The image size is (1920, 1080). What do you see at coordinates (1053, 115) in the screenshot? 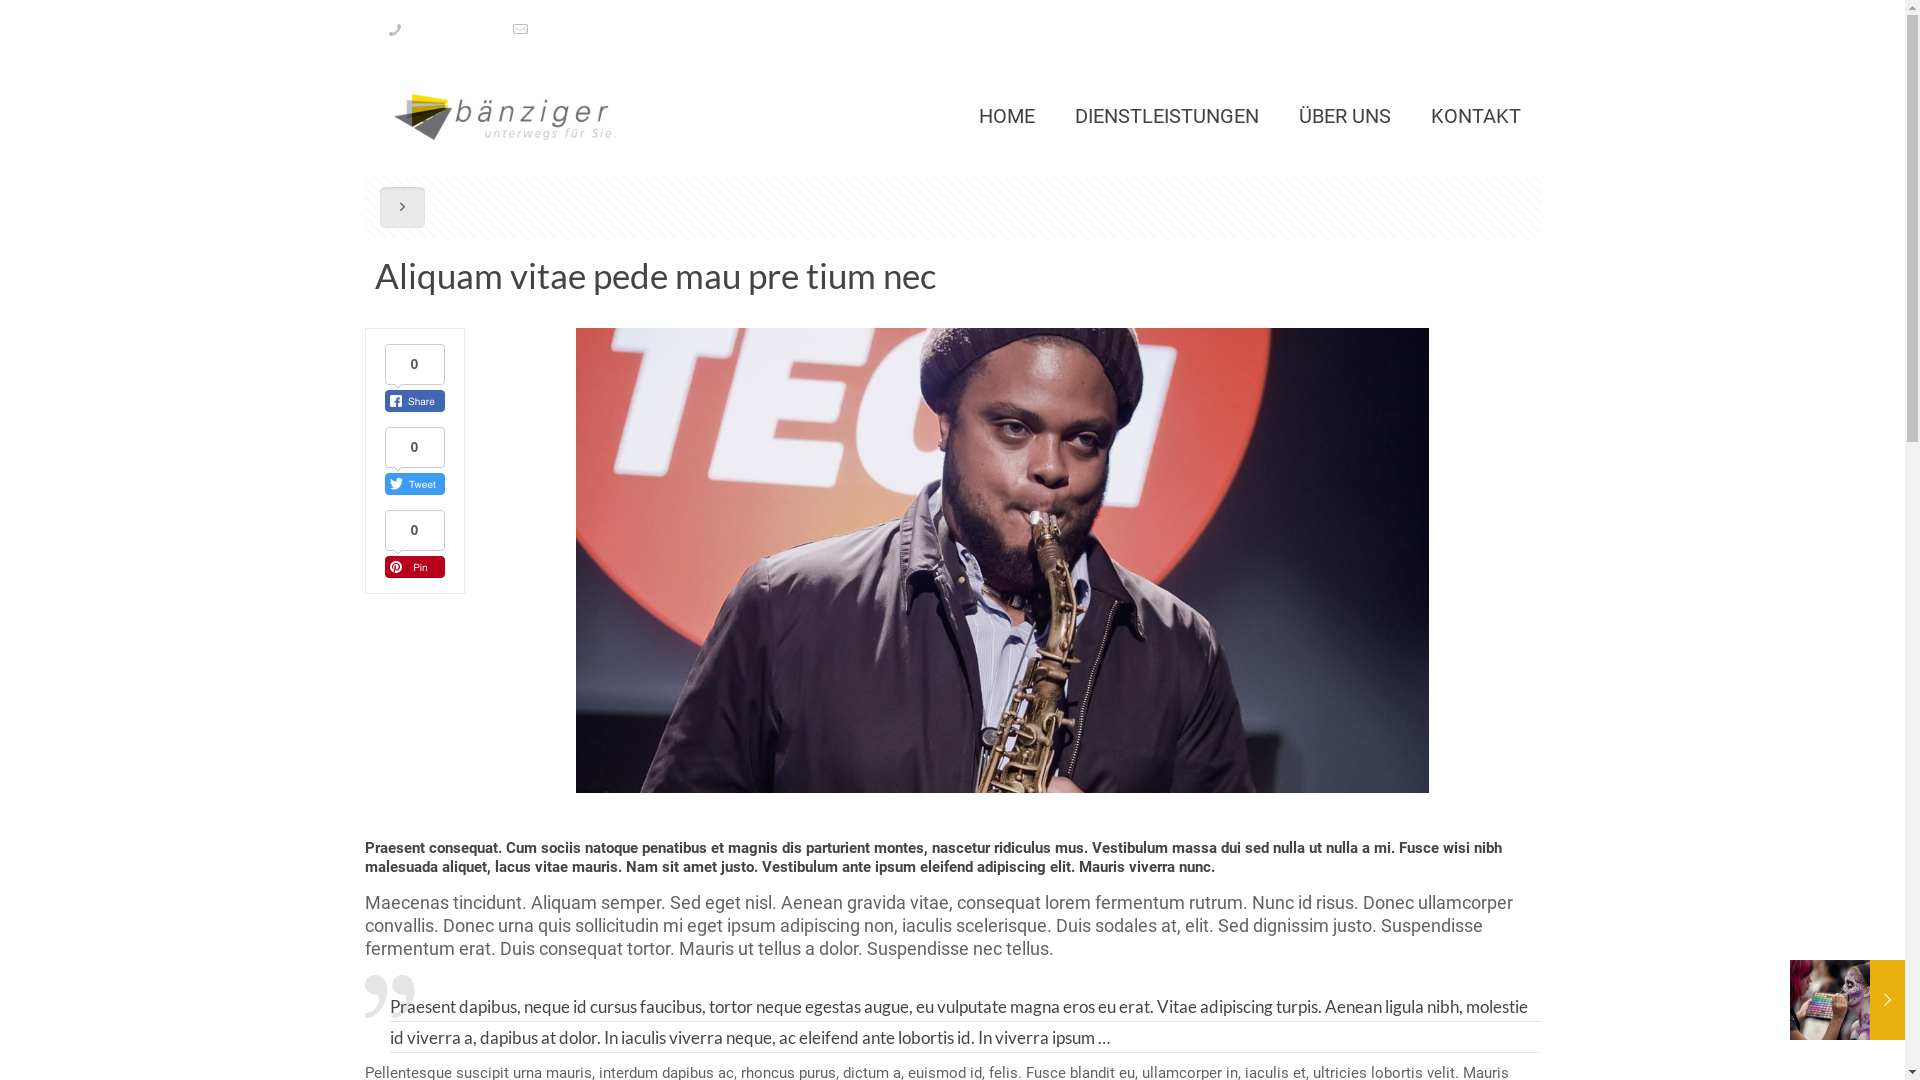
I see `'DIENSTLEISTUNGEN'` at bounding box center [1053, 115].